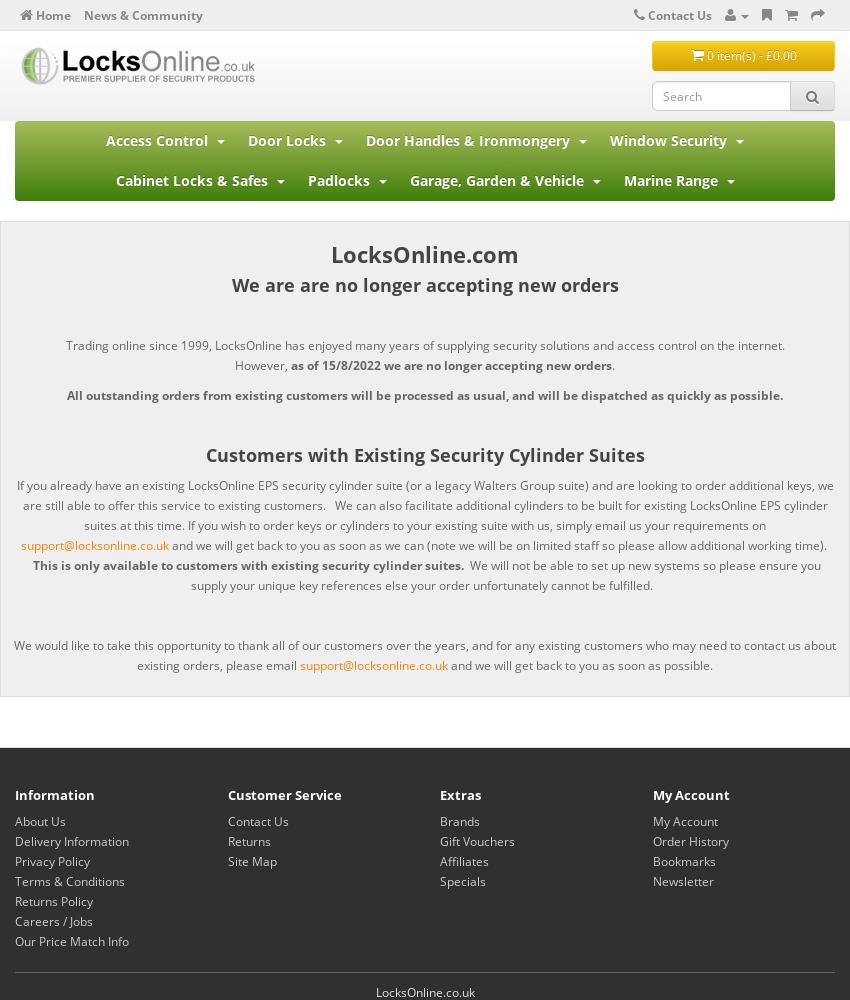 This screenshot has height=1000, width=850. Describe the element at coordinates (159, 140) in the screenshot. I see `'Access Control'` at that location.